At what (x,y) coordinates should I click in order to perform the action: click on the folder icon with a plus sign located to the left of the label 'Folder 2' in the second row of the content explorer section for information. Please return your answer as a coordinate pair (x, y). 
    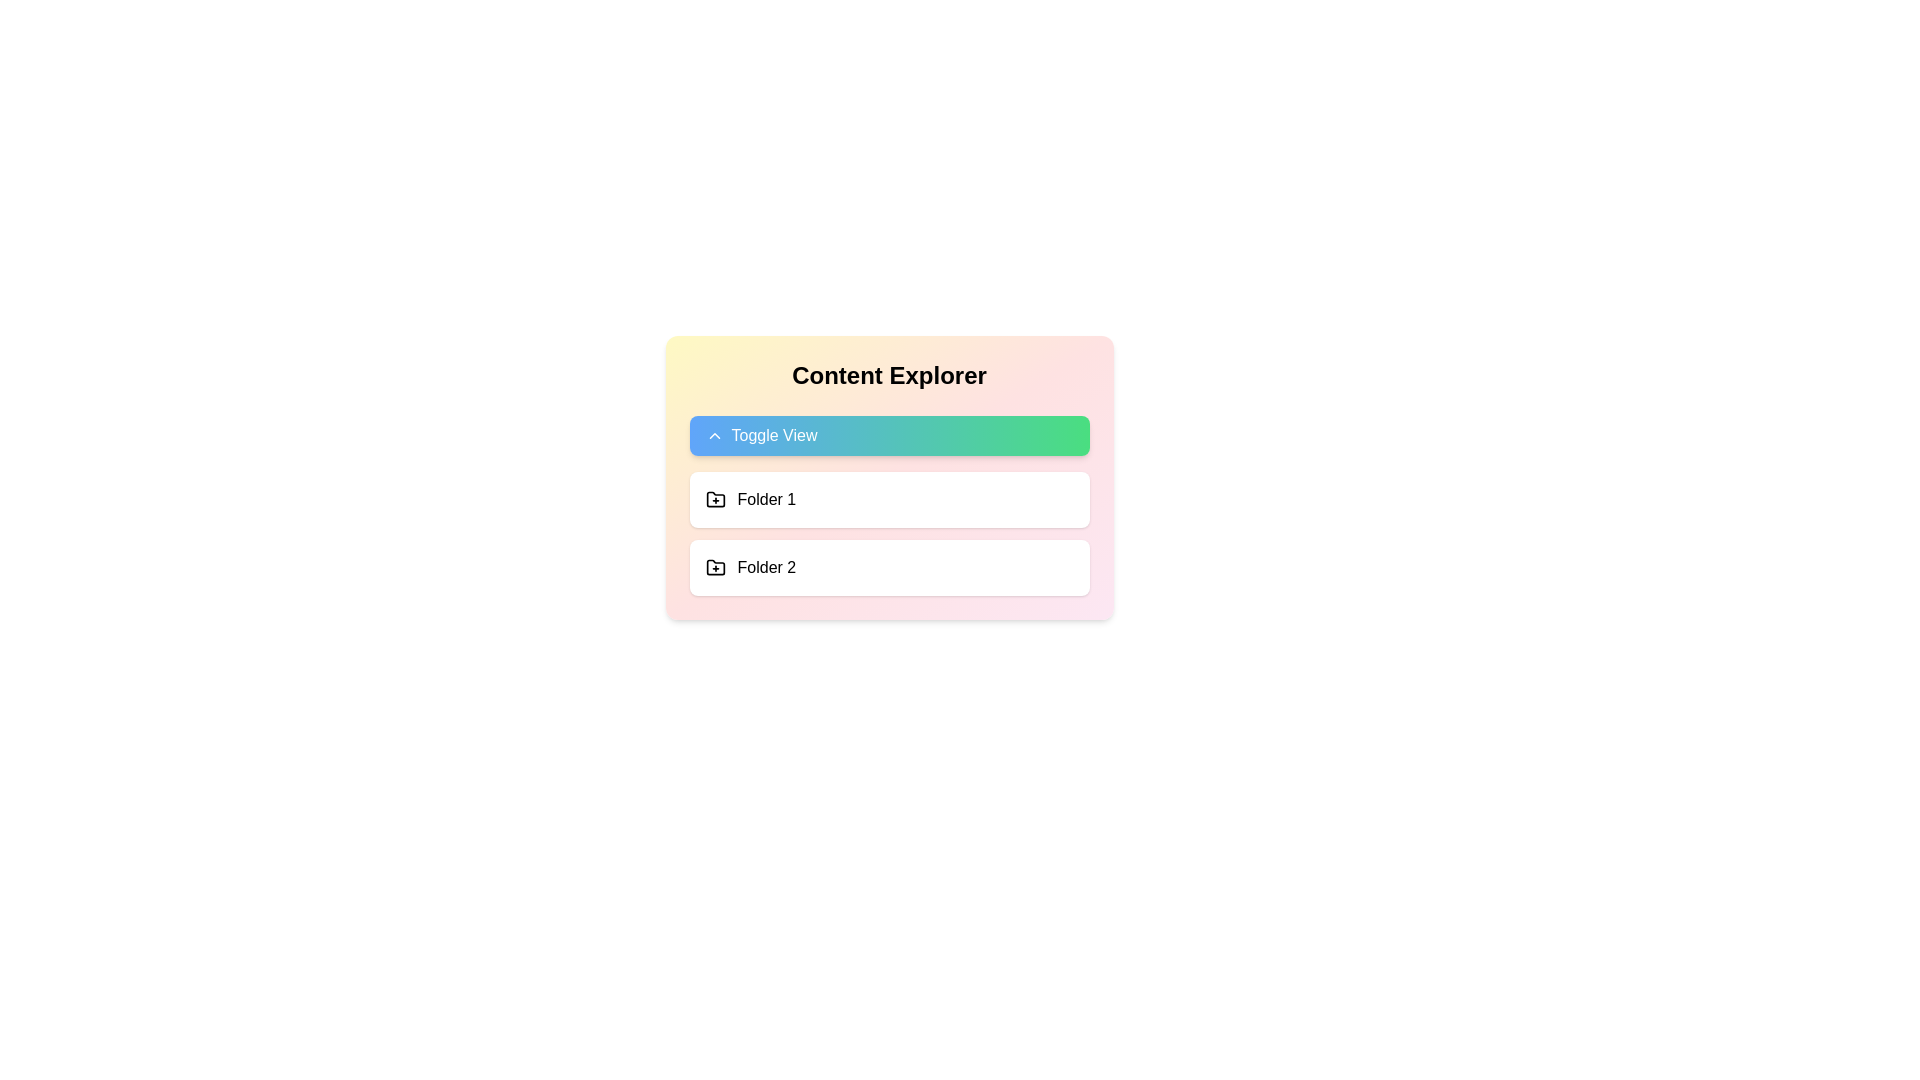
    Looking at the image, I should click on (715, 567).